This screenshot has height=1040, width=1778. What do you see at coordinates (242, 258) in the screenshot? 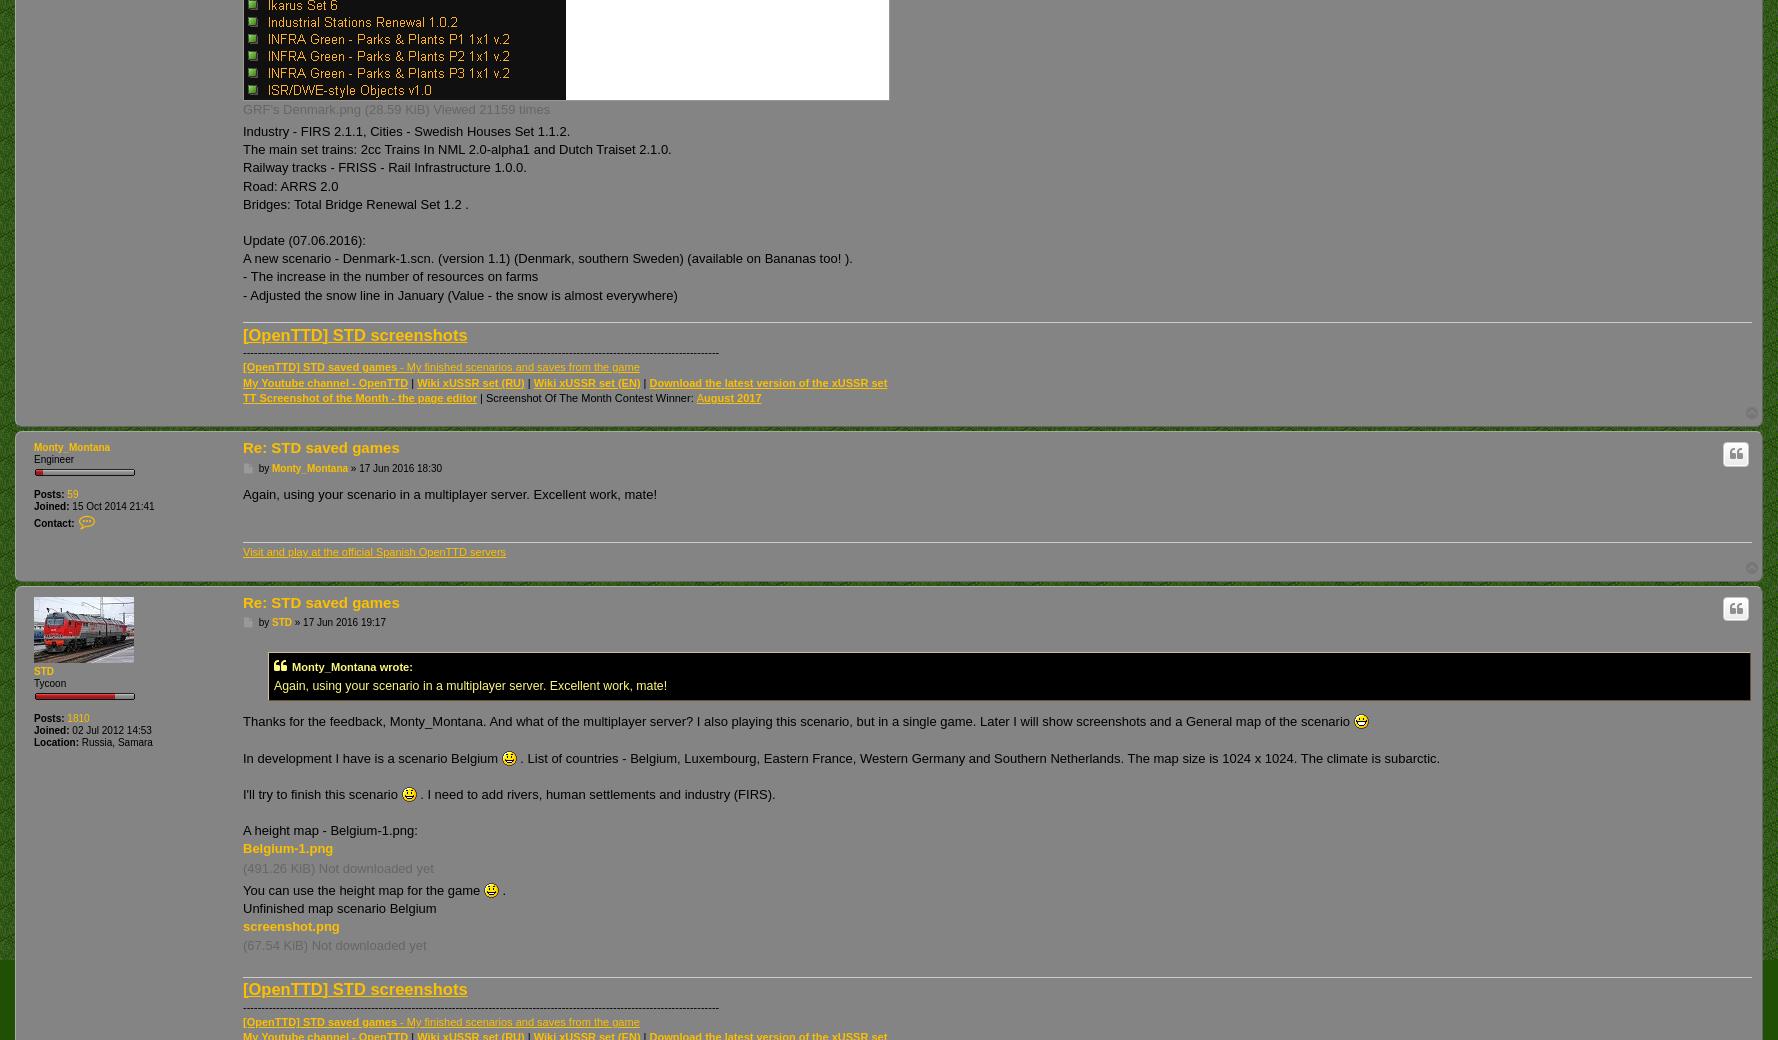
I see `'A new scenario - Denmark-1.scn. (version 1.1) (Denmark, southern Sweden) (available on Bananas too! ).'` at bounding box center [242, 258].